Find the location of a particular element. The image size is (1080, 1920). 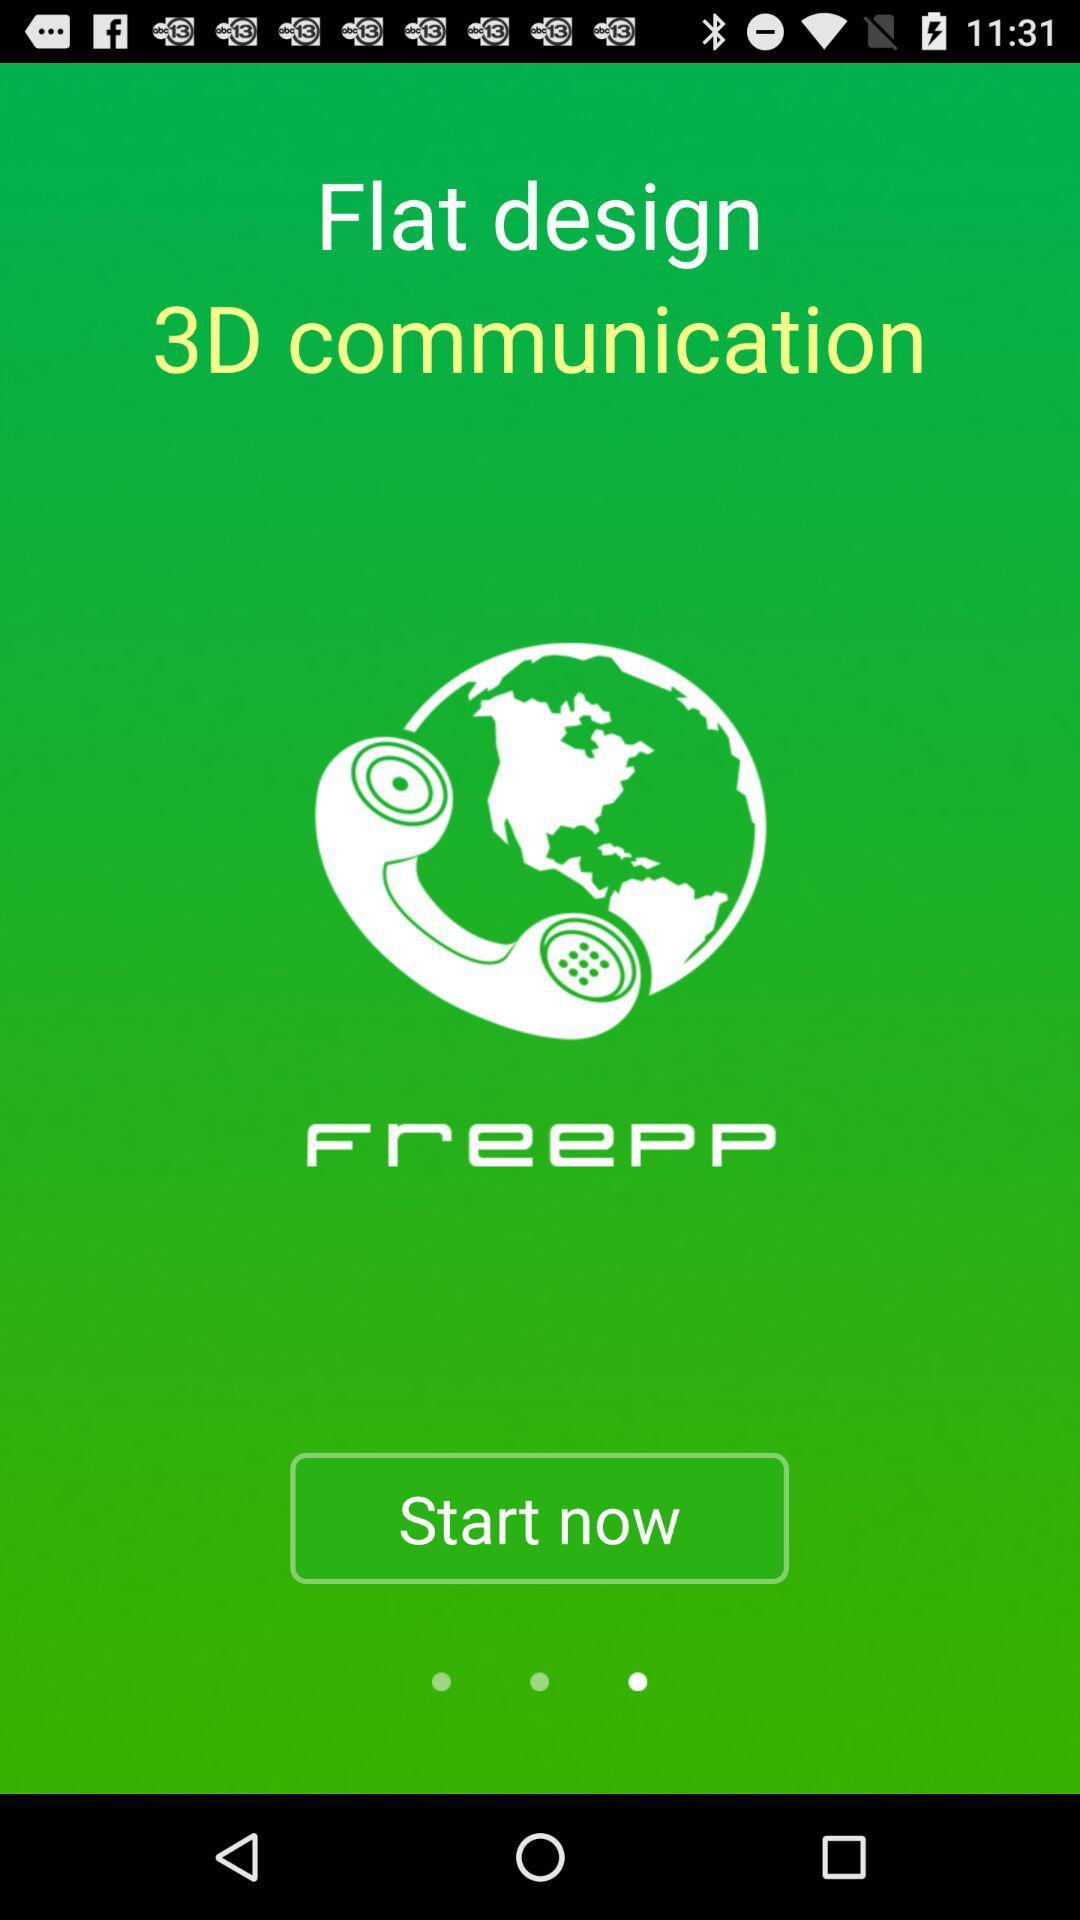

next page is located at coordinates (637, 1680).